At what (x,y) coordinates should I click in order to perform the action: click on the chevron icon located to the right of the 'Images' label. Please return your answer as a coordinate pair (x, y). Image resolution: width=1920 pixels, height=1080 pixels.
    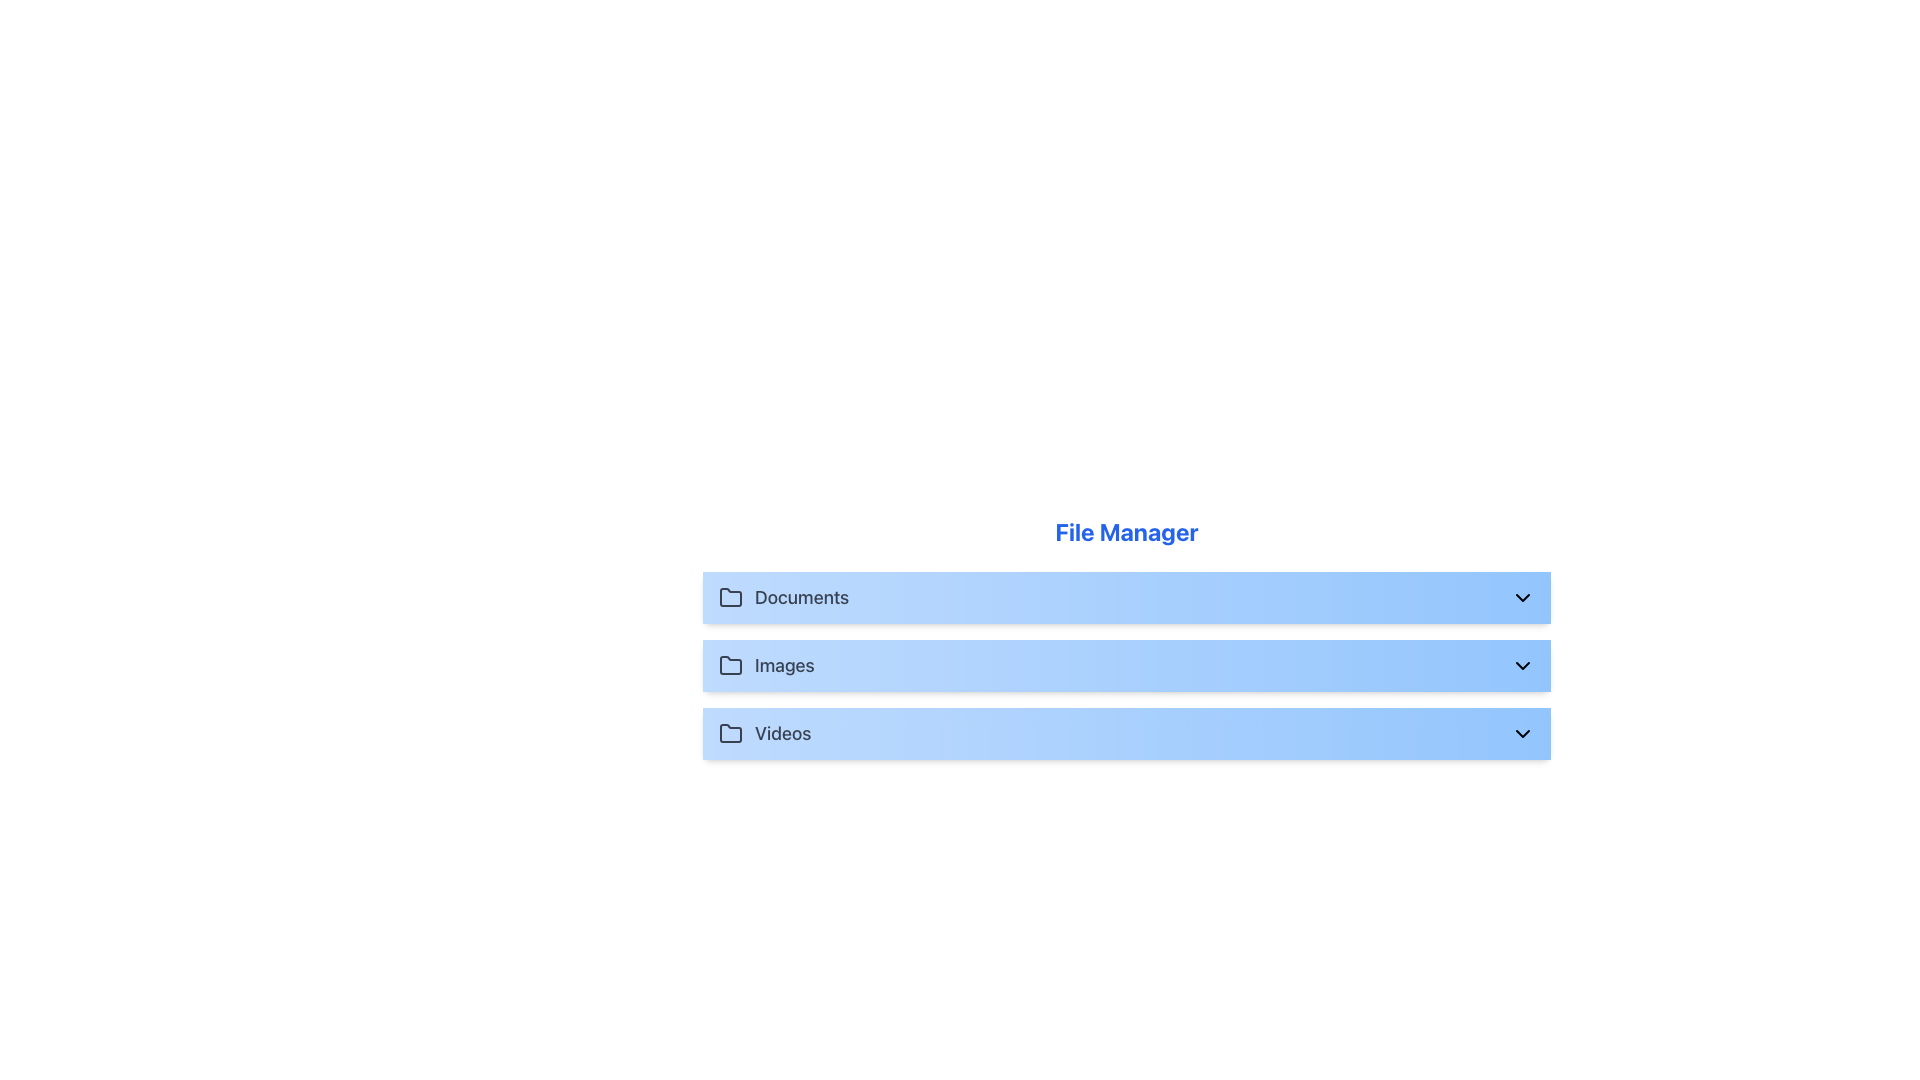
    Looking at the image, I should click on (1521, 666).